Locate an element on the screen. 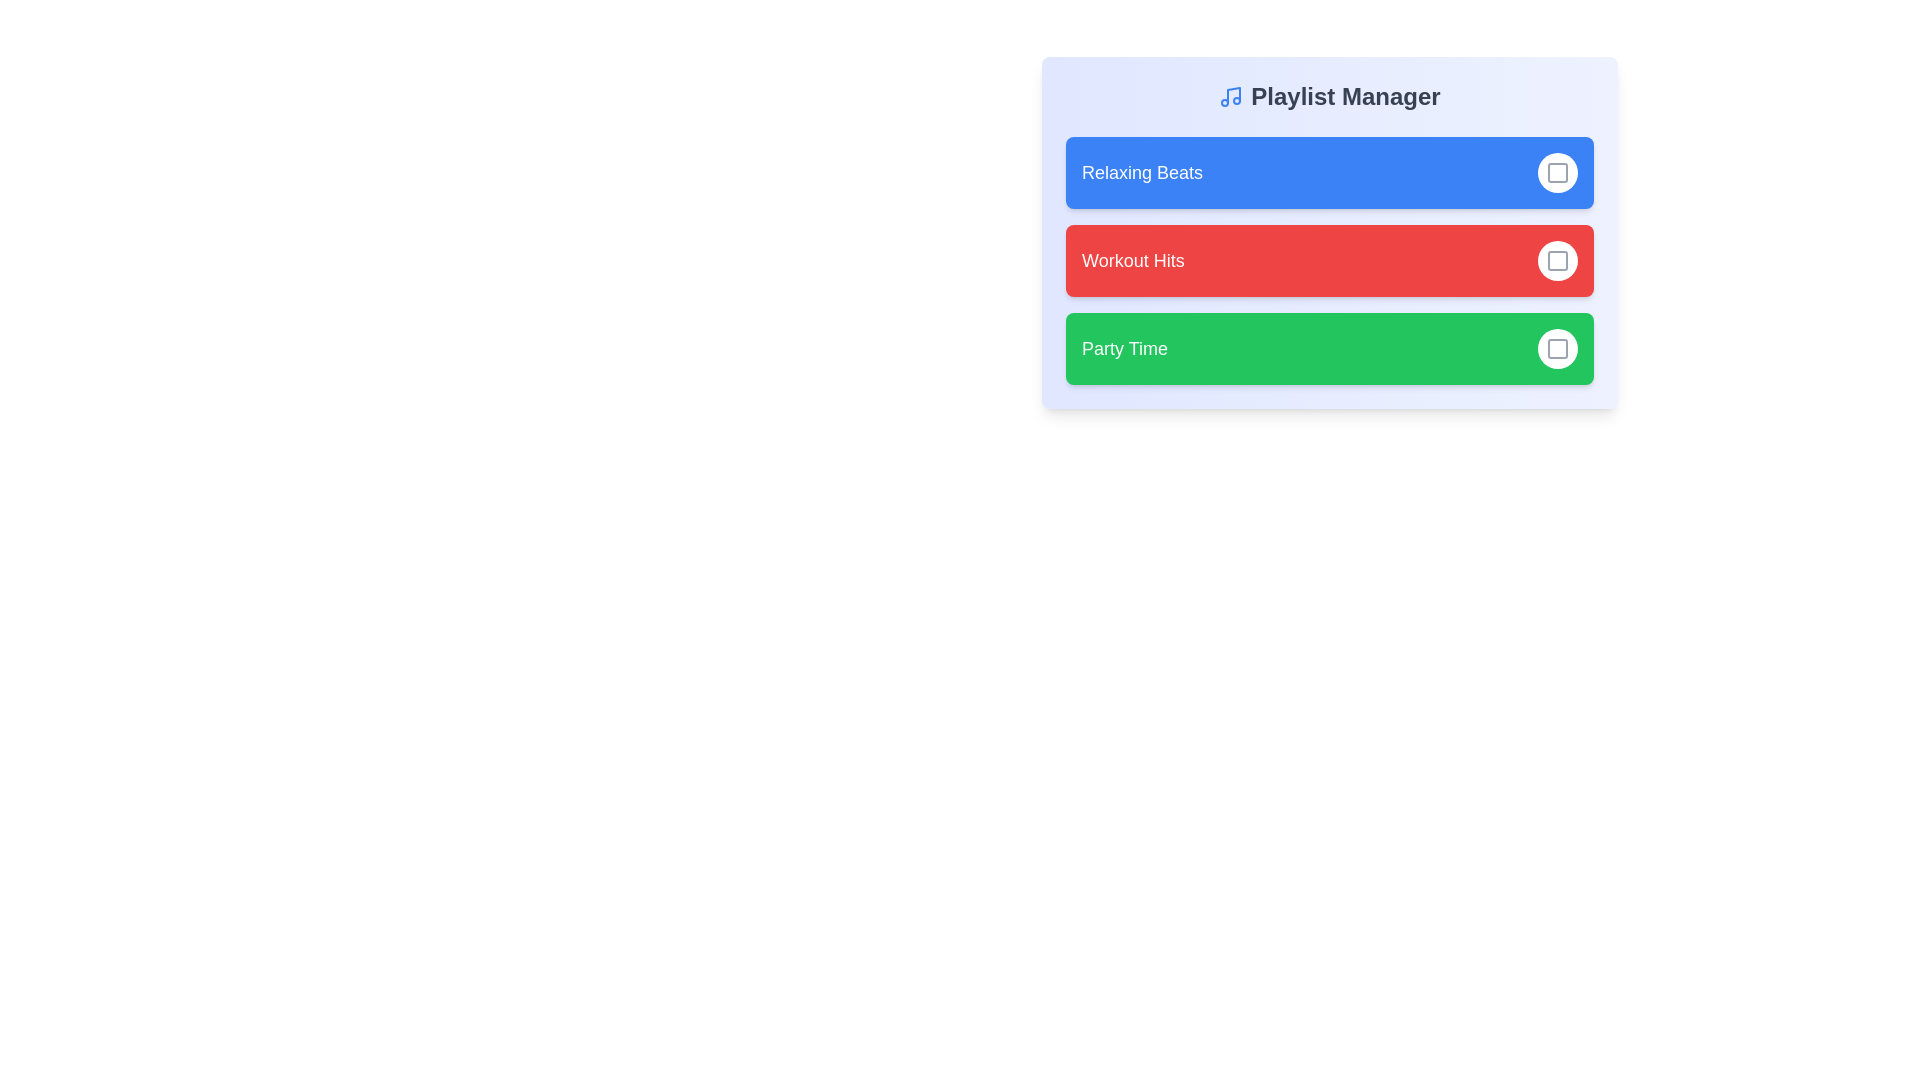 This screenshot has width=1920, height=1080. the selection button for the 'Relaxing Beats' playlist is located at coordinates (1557, 172).